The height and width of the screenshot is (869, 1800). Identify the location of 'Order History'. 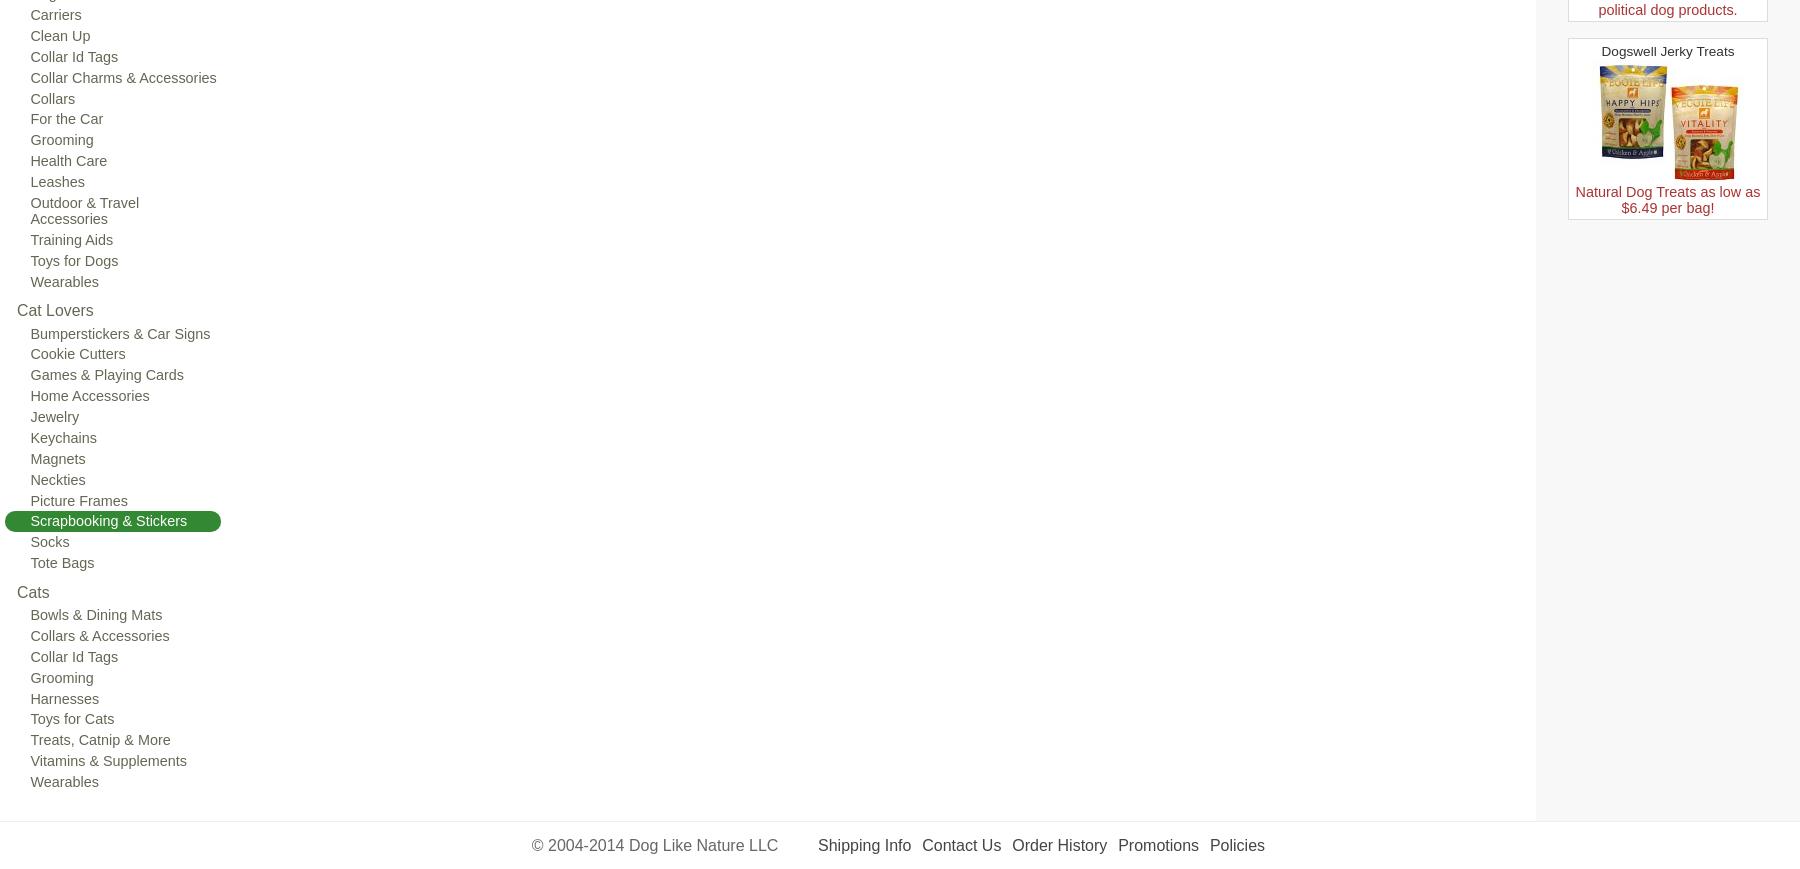
(1059, 845).